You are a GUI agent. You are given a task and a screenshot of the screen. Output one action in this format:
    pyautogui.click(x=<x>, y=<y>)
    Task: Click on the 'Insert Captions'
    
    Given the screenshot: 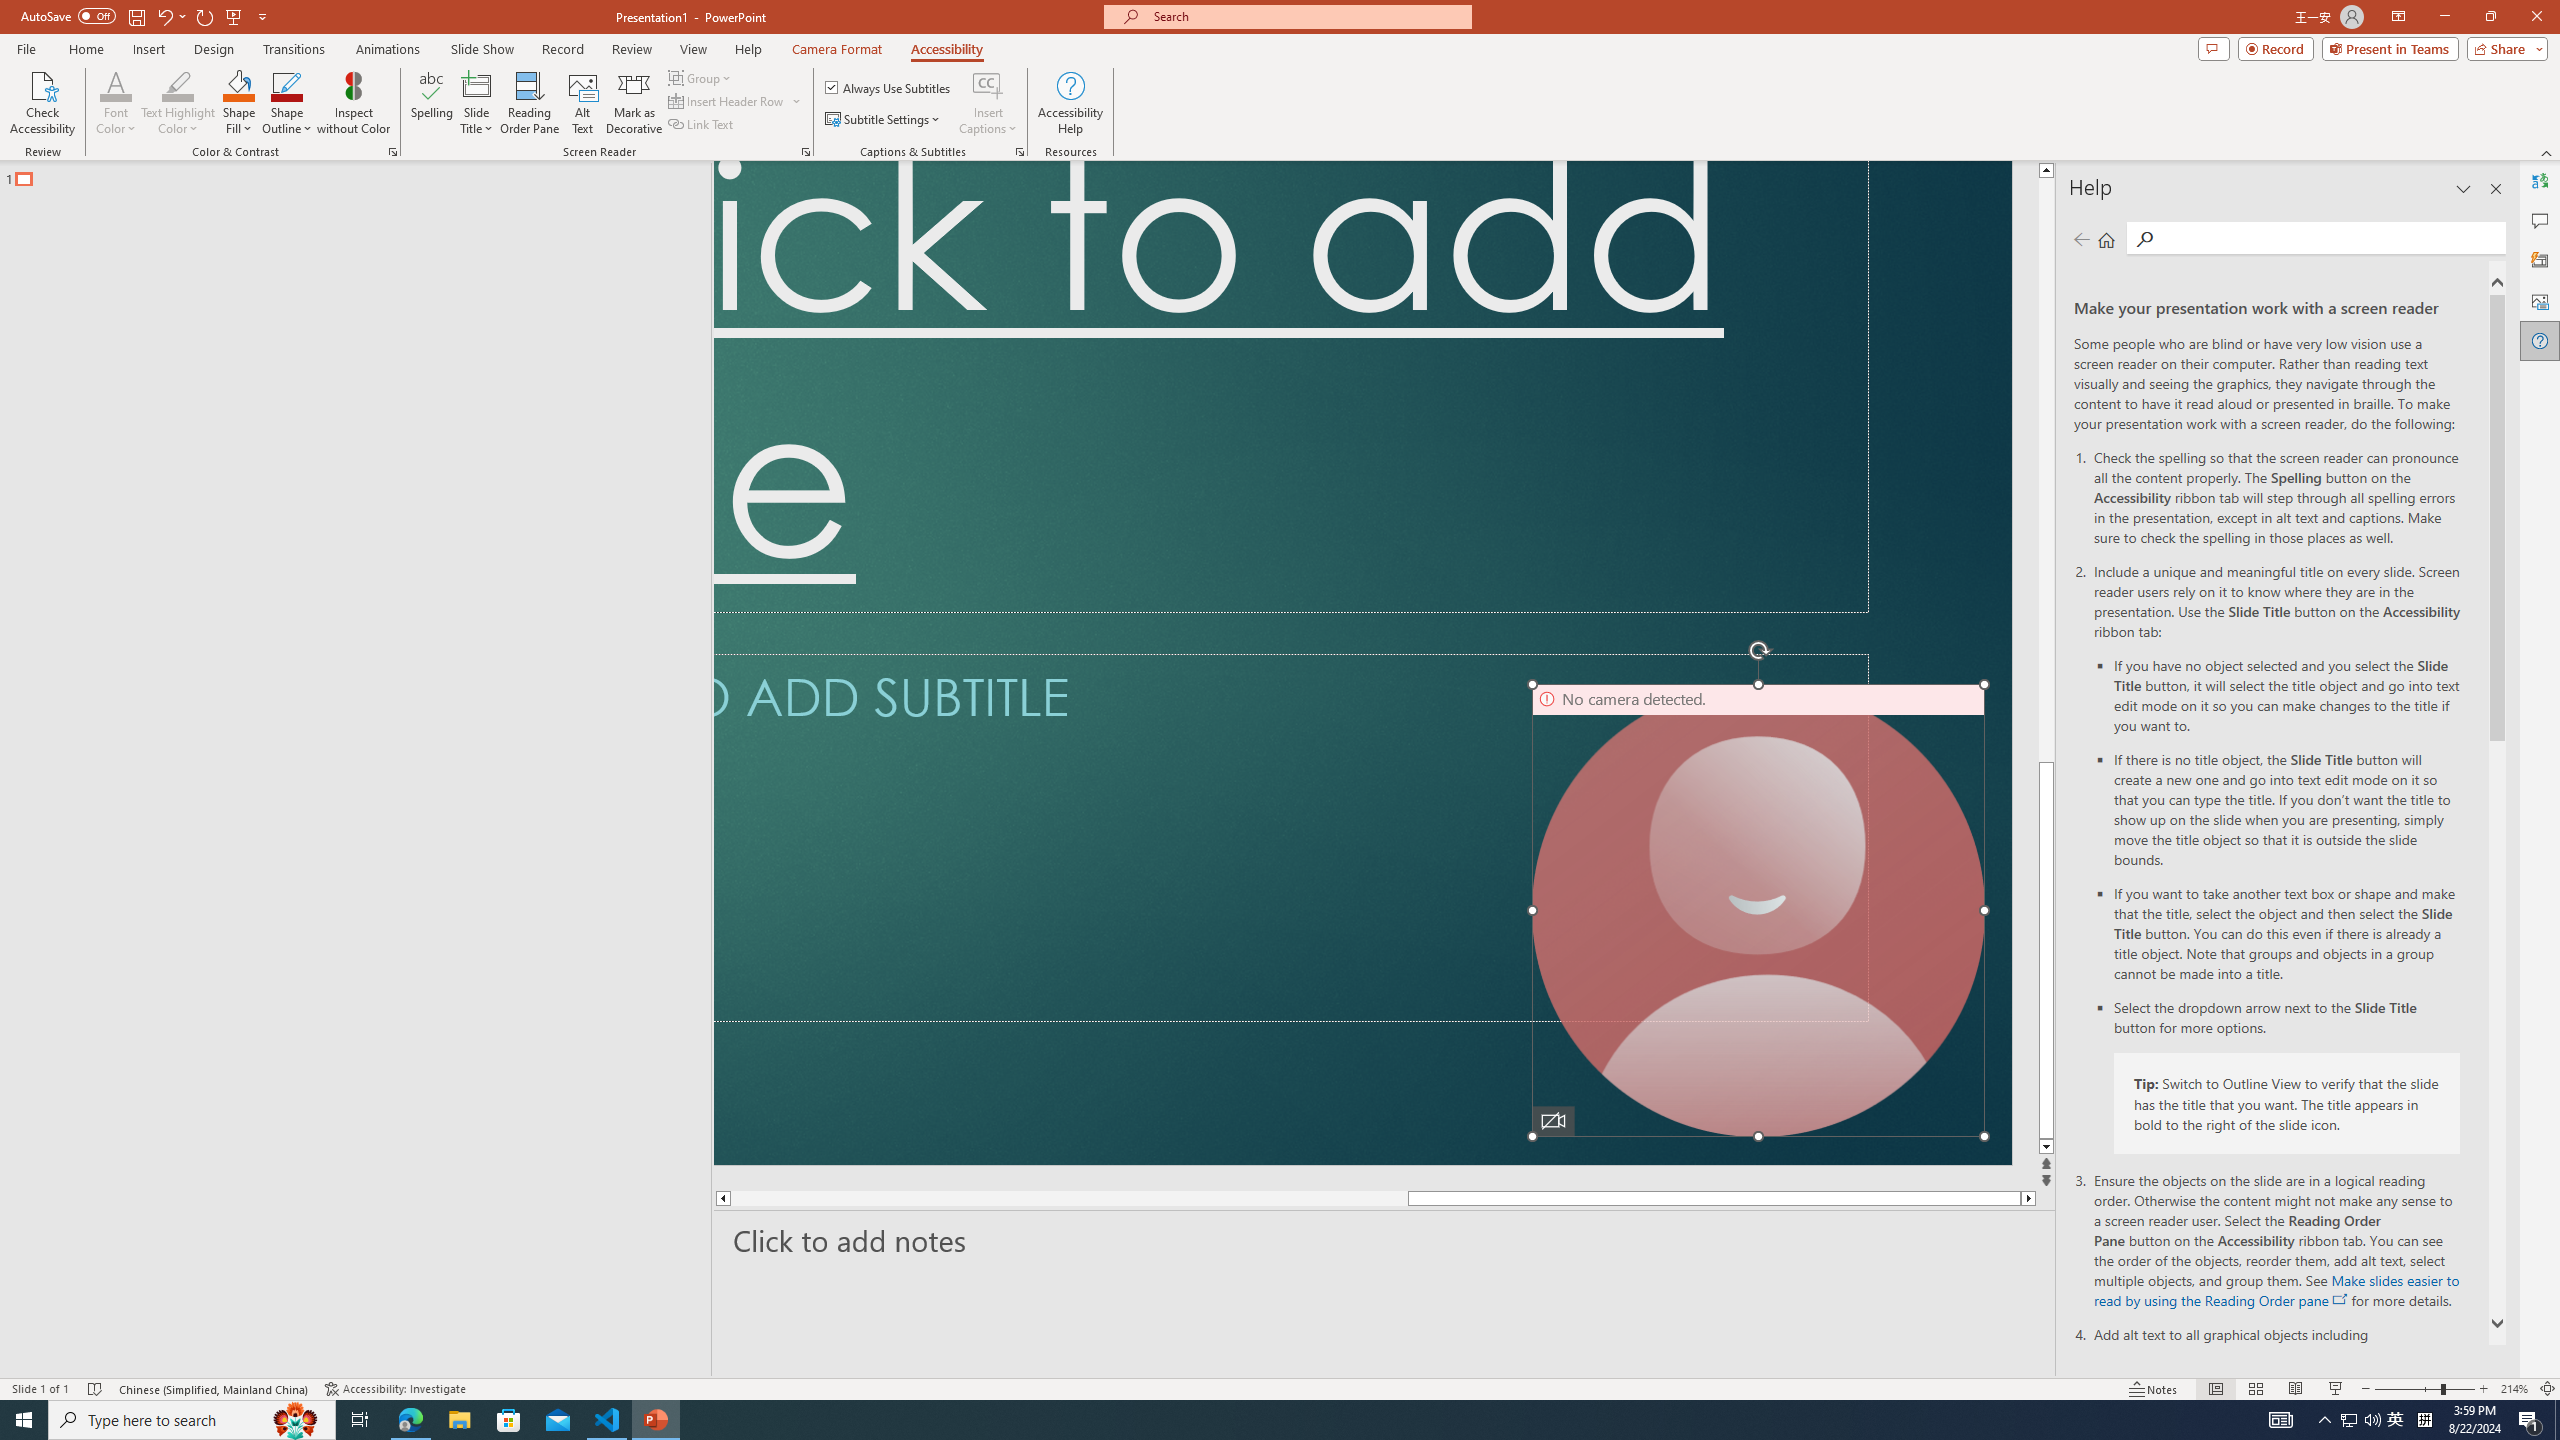 What is the action you would take?
    pyautogui.click(x=987, y=84)
    